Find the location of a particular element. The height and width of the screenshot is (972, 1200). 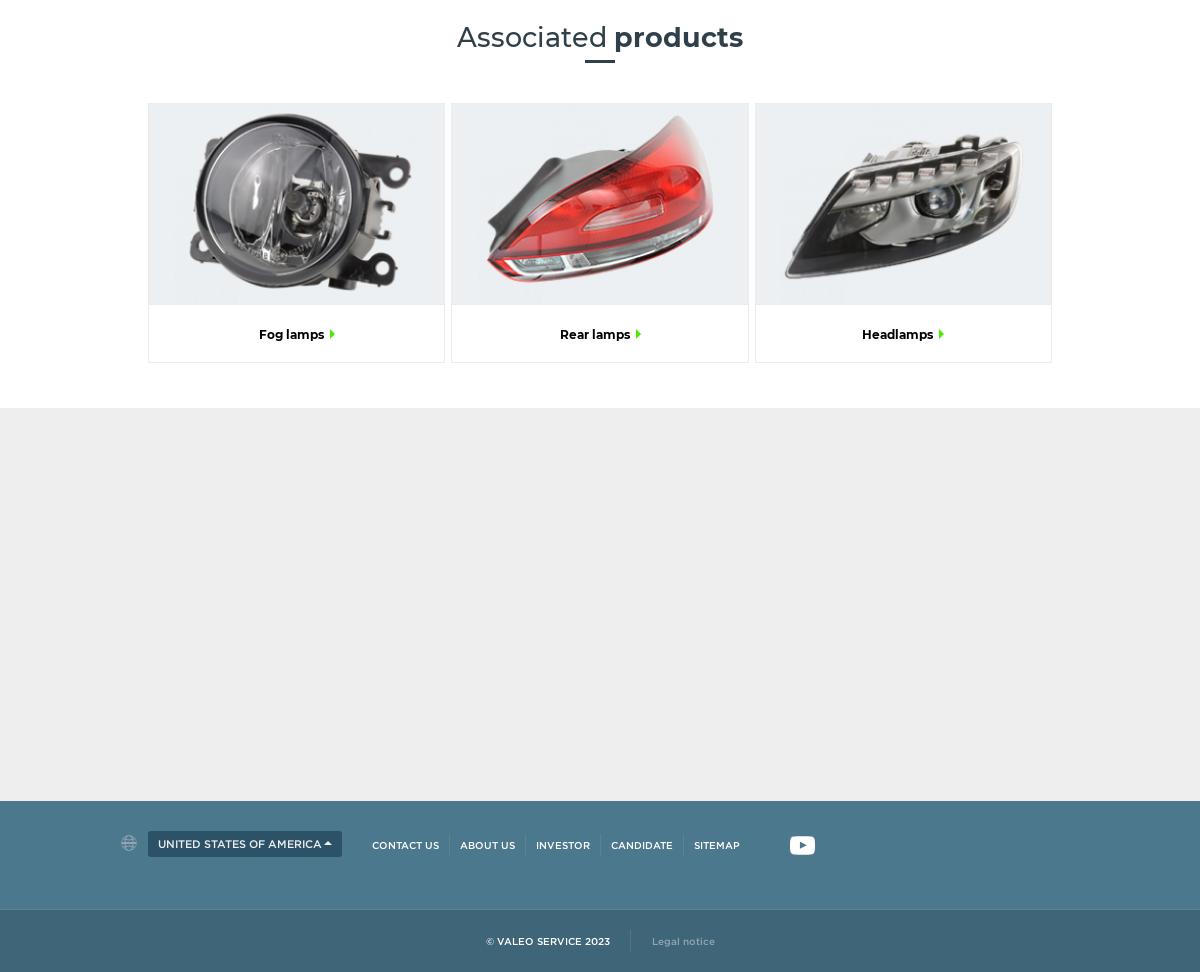

'Rear lamps' is located at coordinates (557, 332).